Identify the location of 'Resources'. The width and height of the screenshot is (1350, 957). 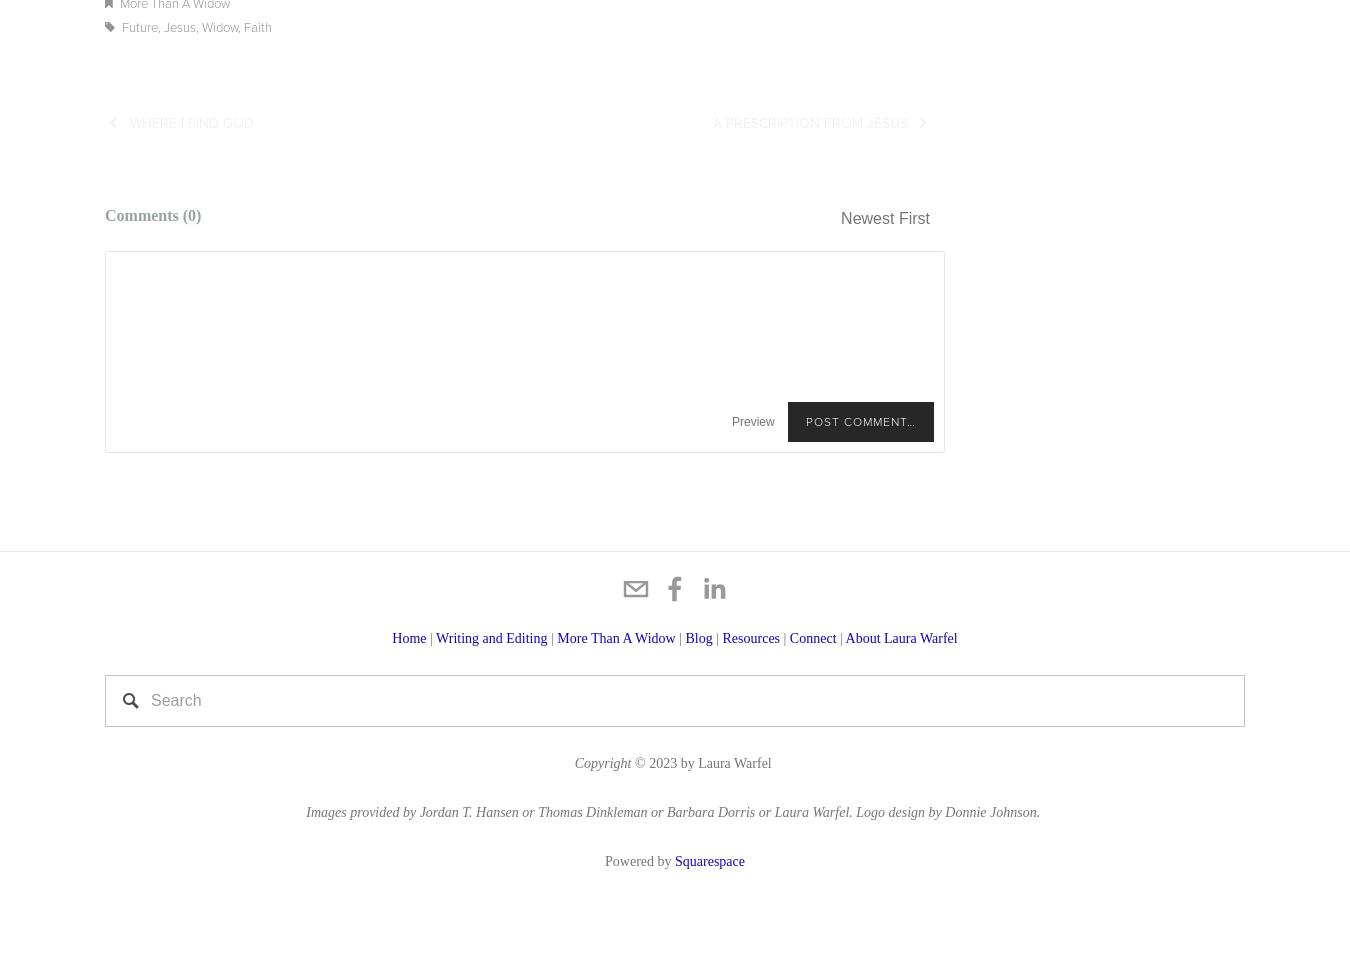
(750, 637).